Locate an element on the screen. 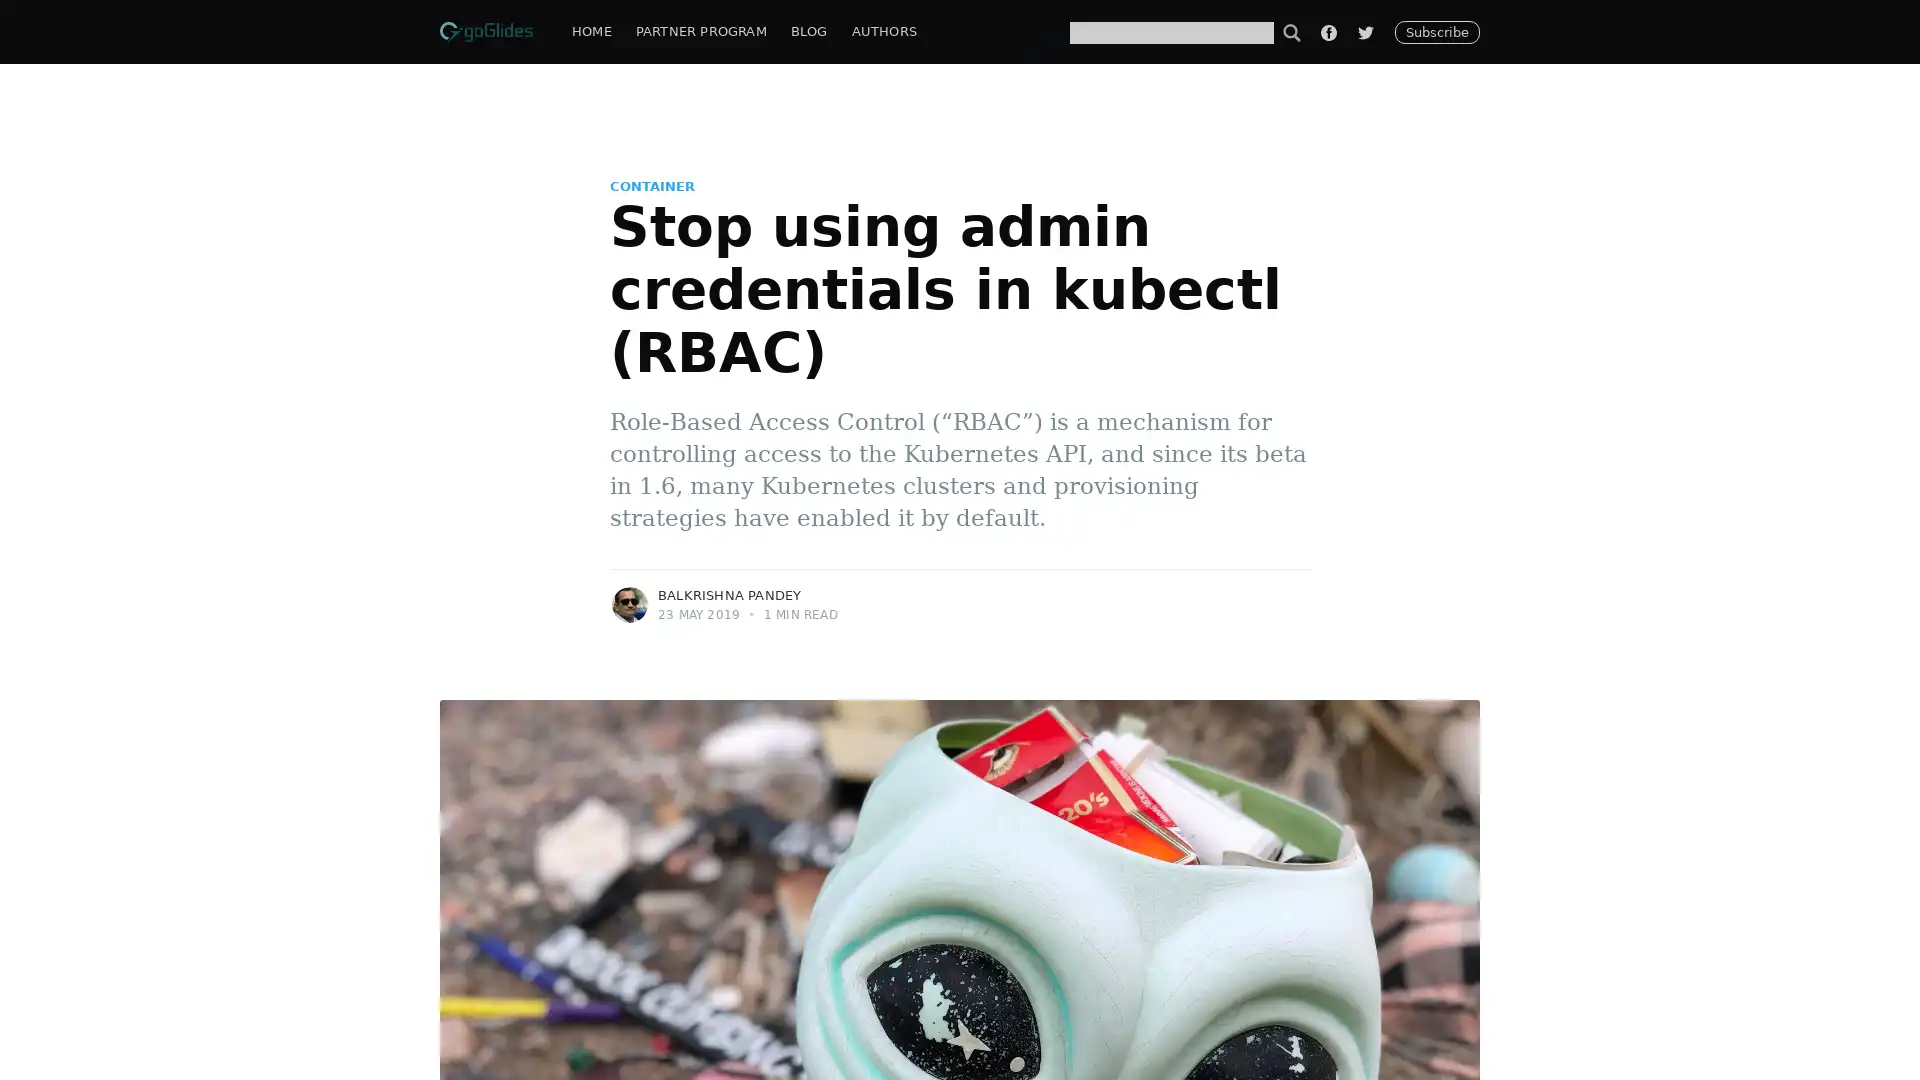 This screenshot has width=1920, height=1080. Subscribe is located at coordinates (1162, 596).